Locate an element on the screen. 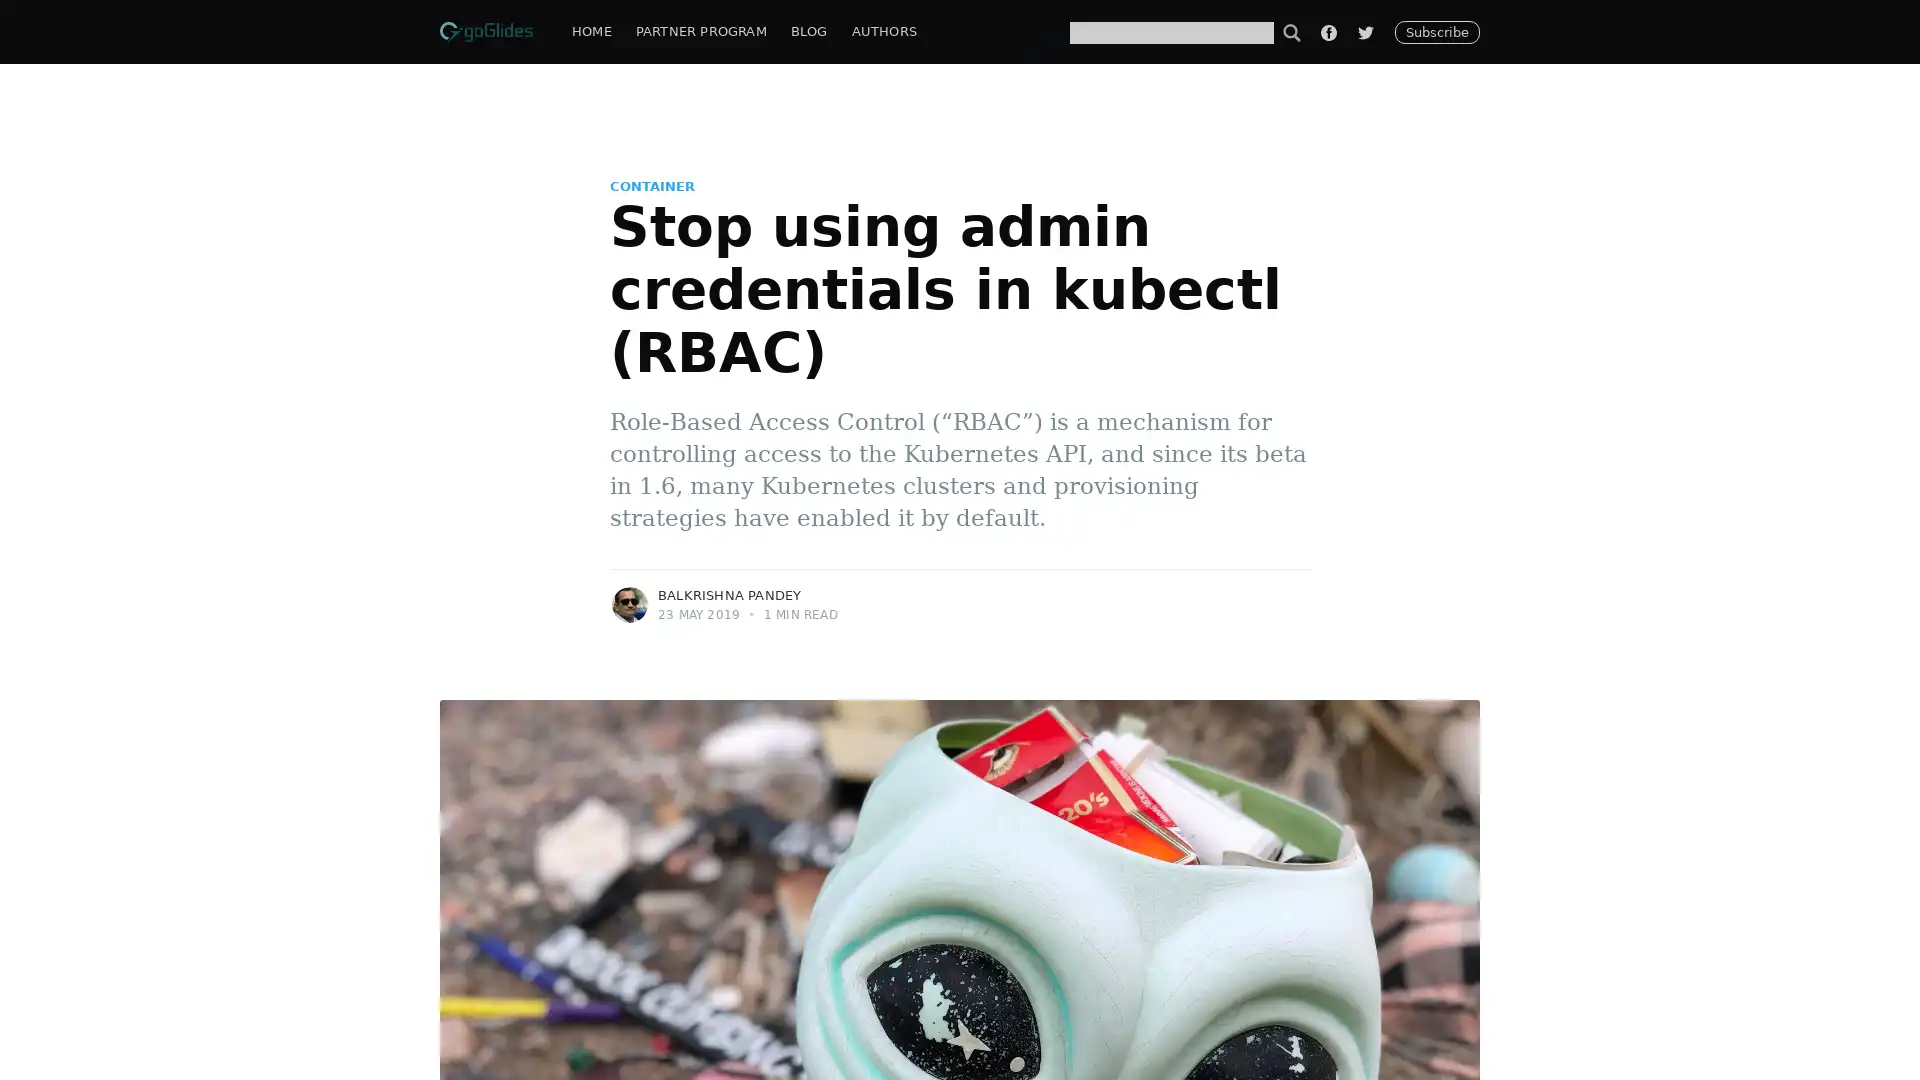 This screenshot has width=1920, height=1080. Subscribe is located at coordinates (1162, 596).